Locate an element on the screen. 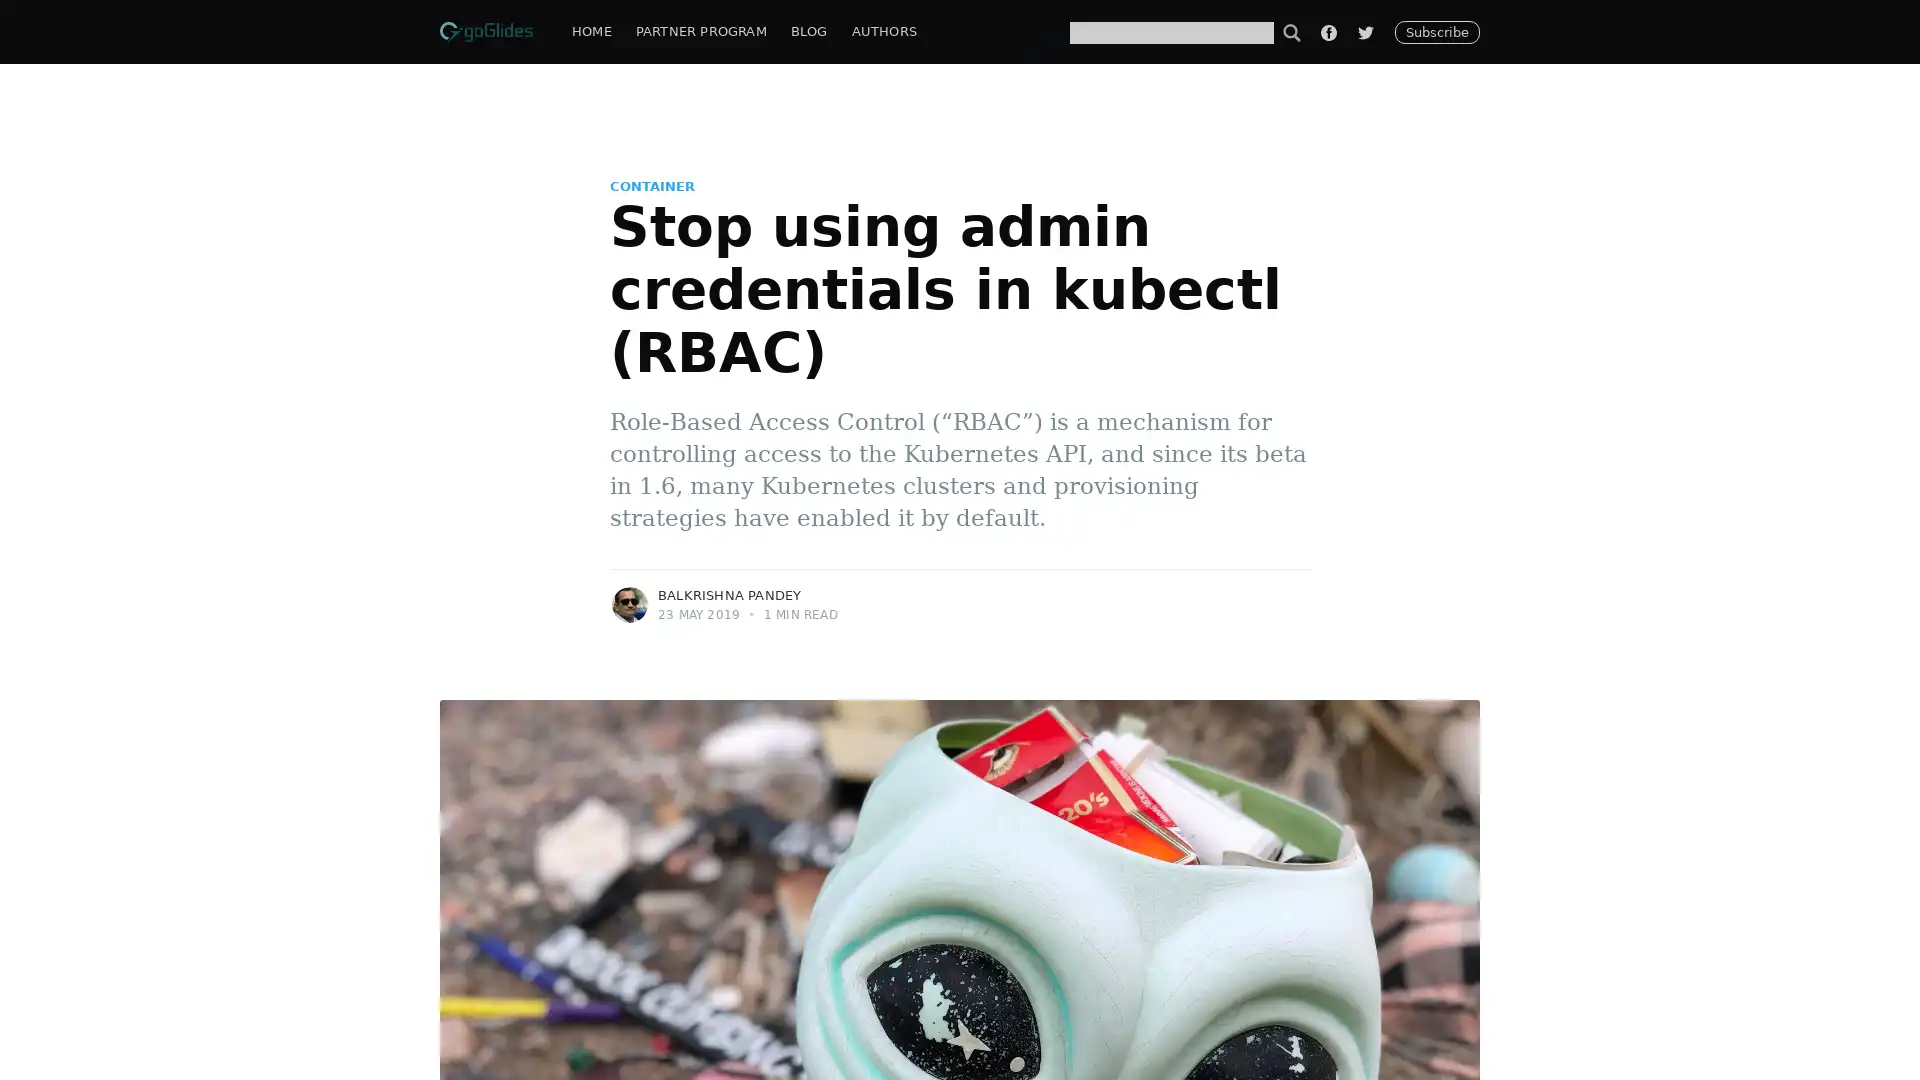 This screenshot has width=1920, height=1080. Subscribe is located at coordinates (1162, 596).